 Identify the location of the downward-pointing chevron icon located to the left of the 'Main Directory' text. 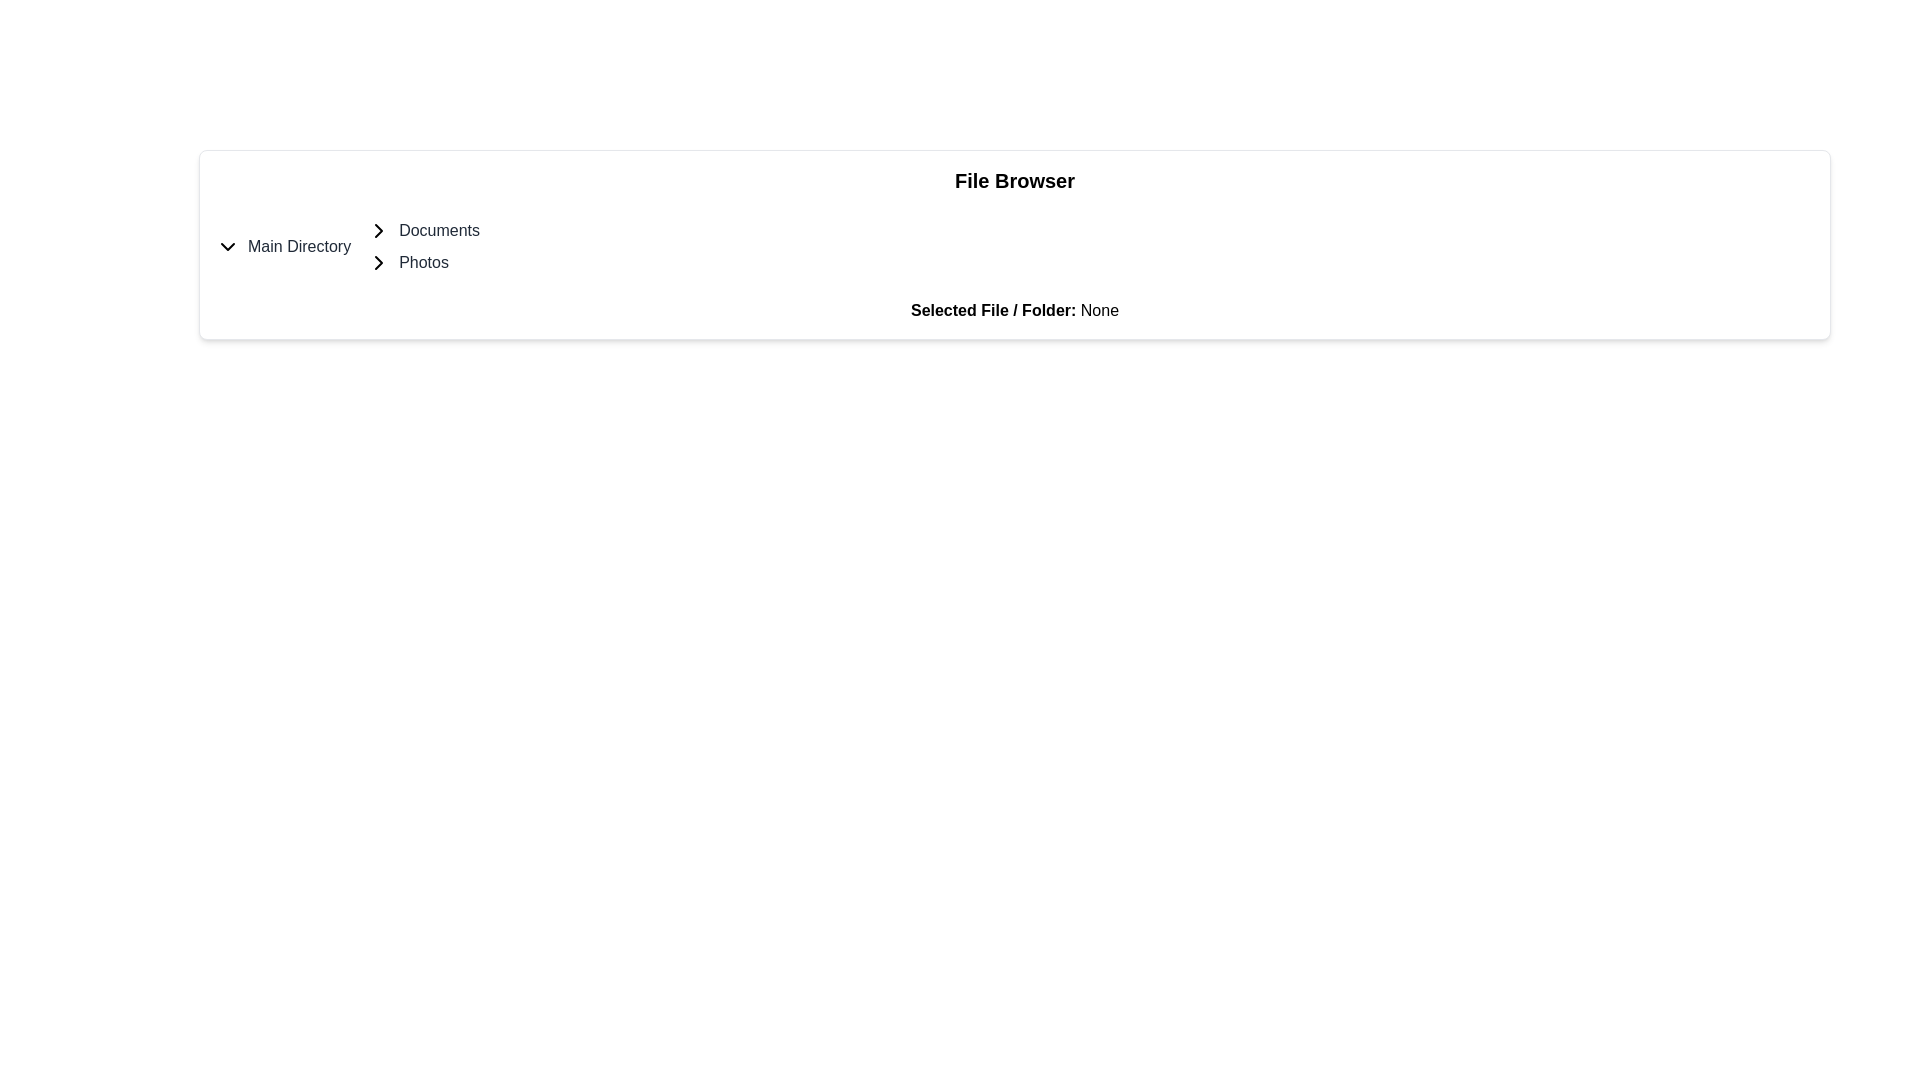
(227, 245).